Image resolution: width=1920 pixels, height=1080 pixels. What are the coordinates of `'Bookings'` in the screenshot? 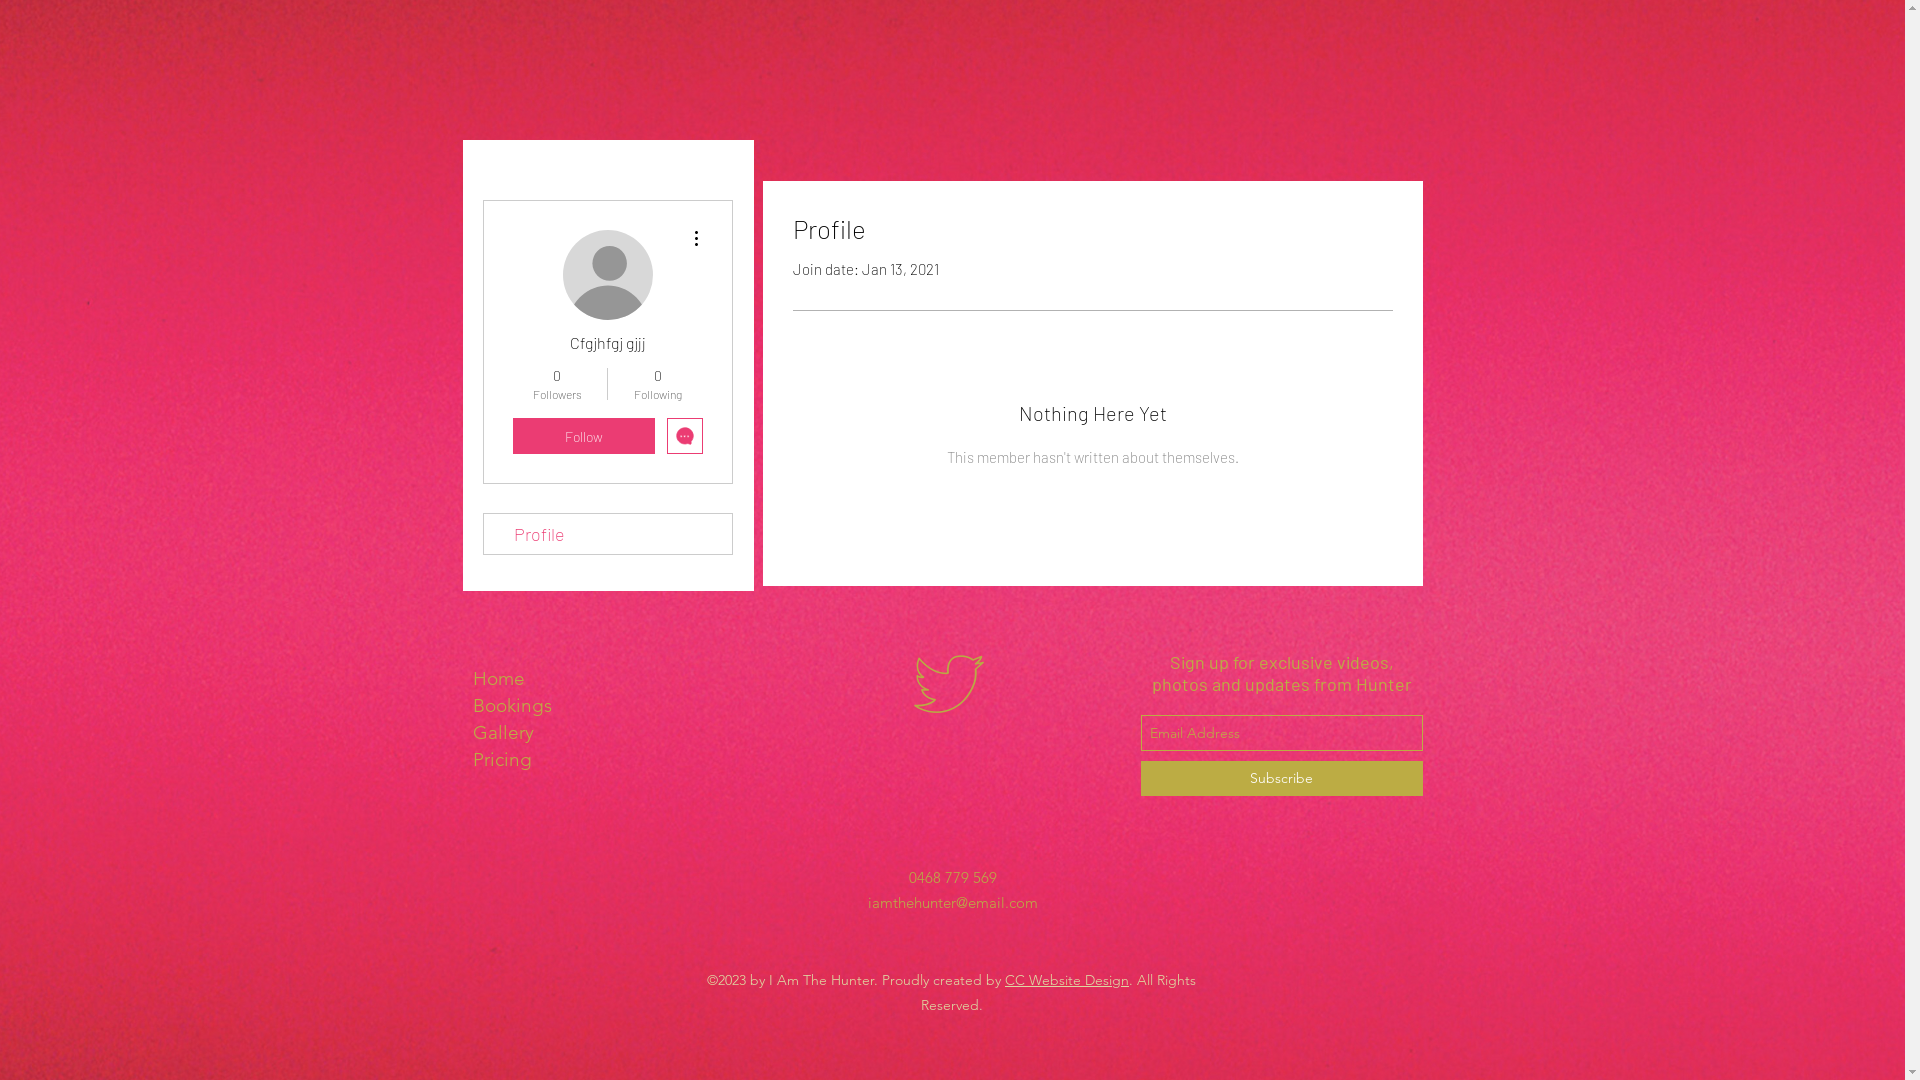 It's located at (470, 704).